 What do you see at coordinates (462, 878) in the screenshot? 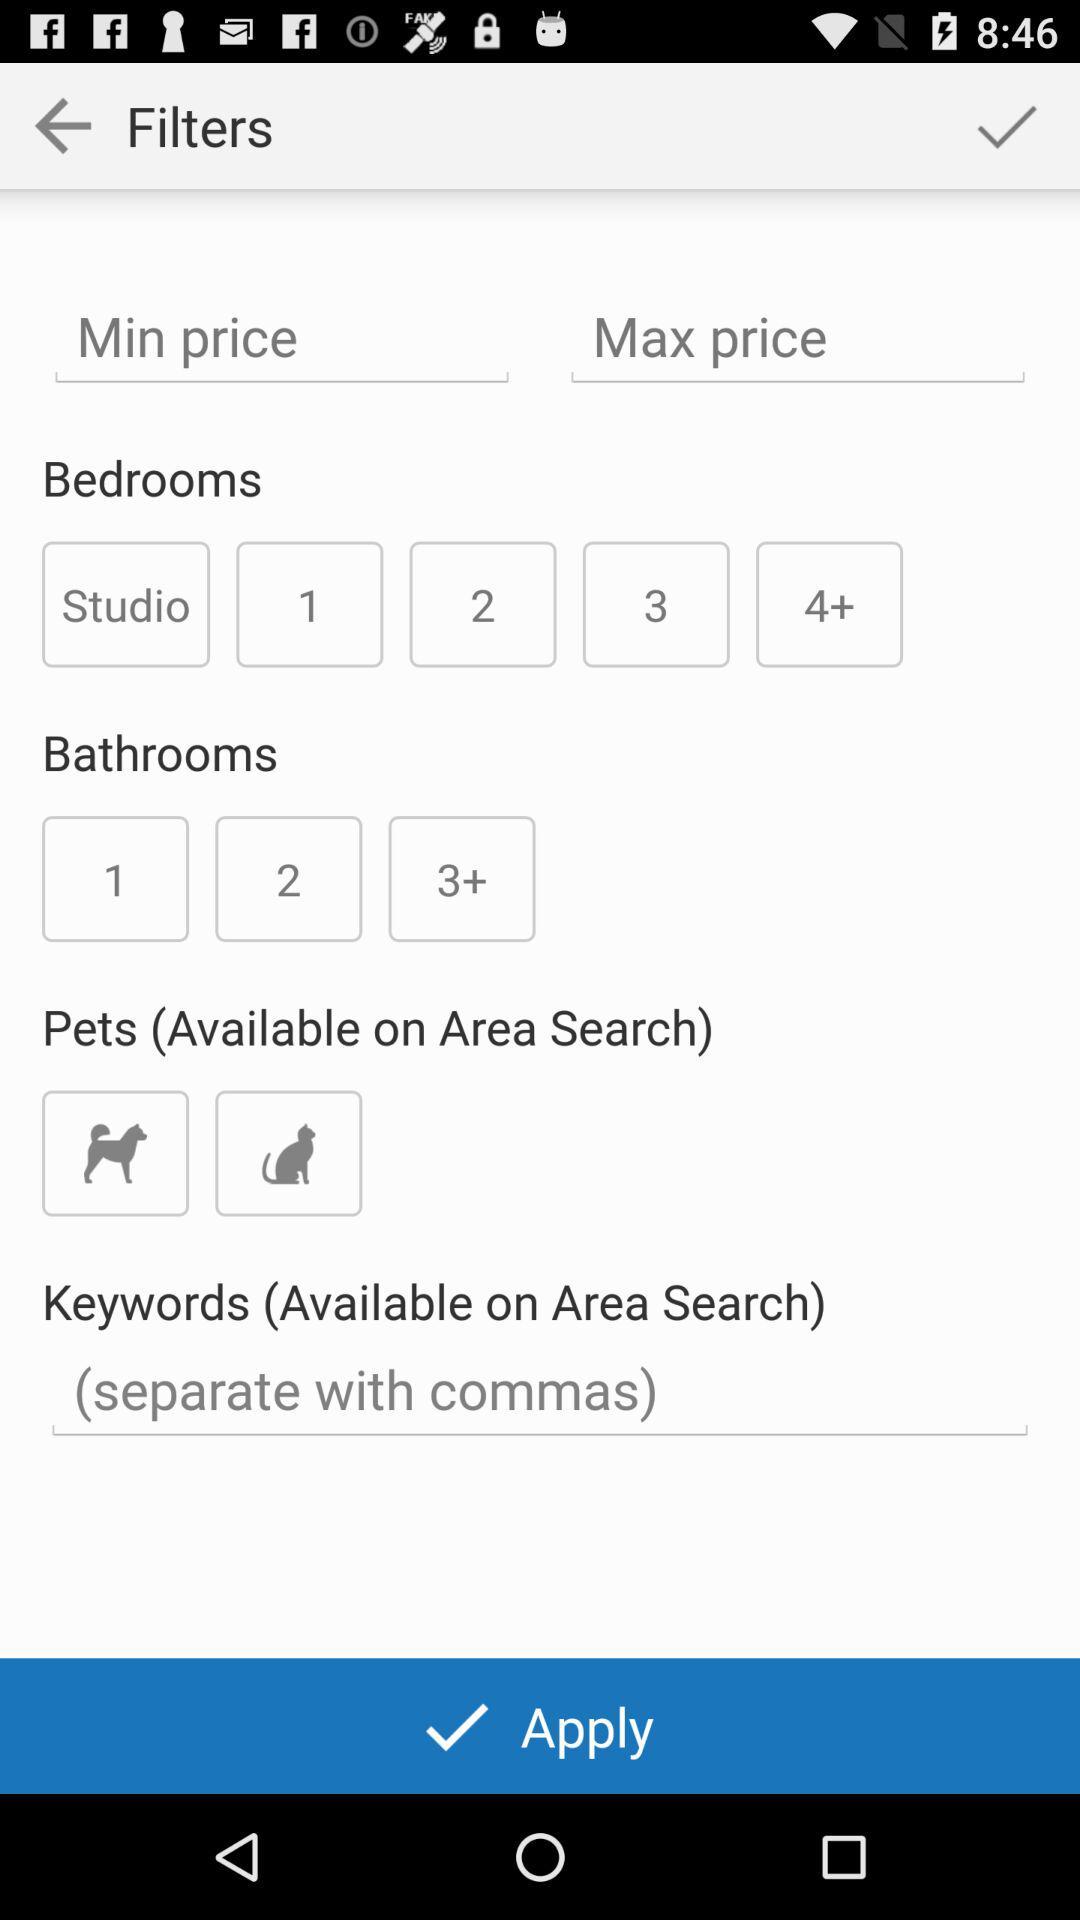
I see `the button 3 in bathrooms` at bounding box center [462, 878].